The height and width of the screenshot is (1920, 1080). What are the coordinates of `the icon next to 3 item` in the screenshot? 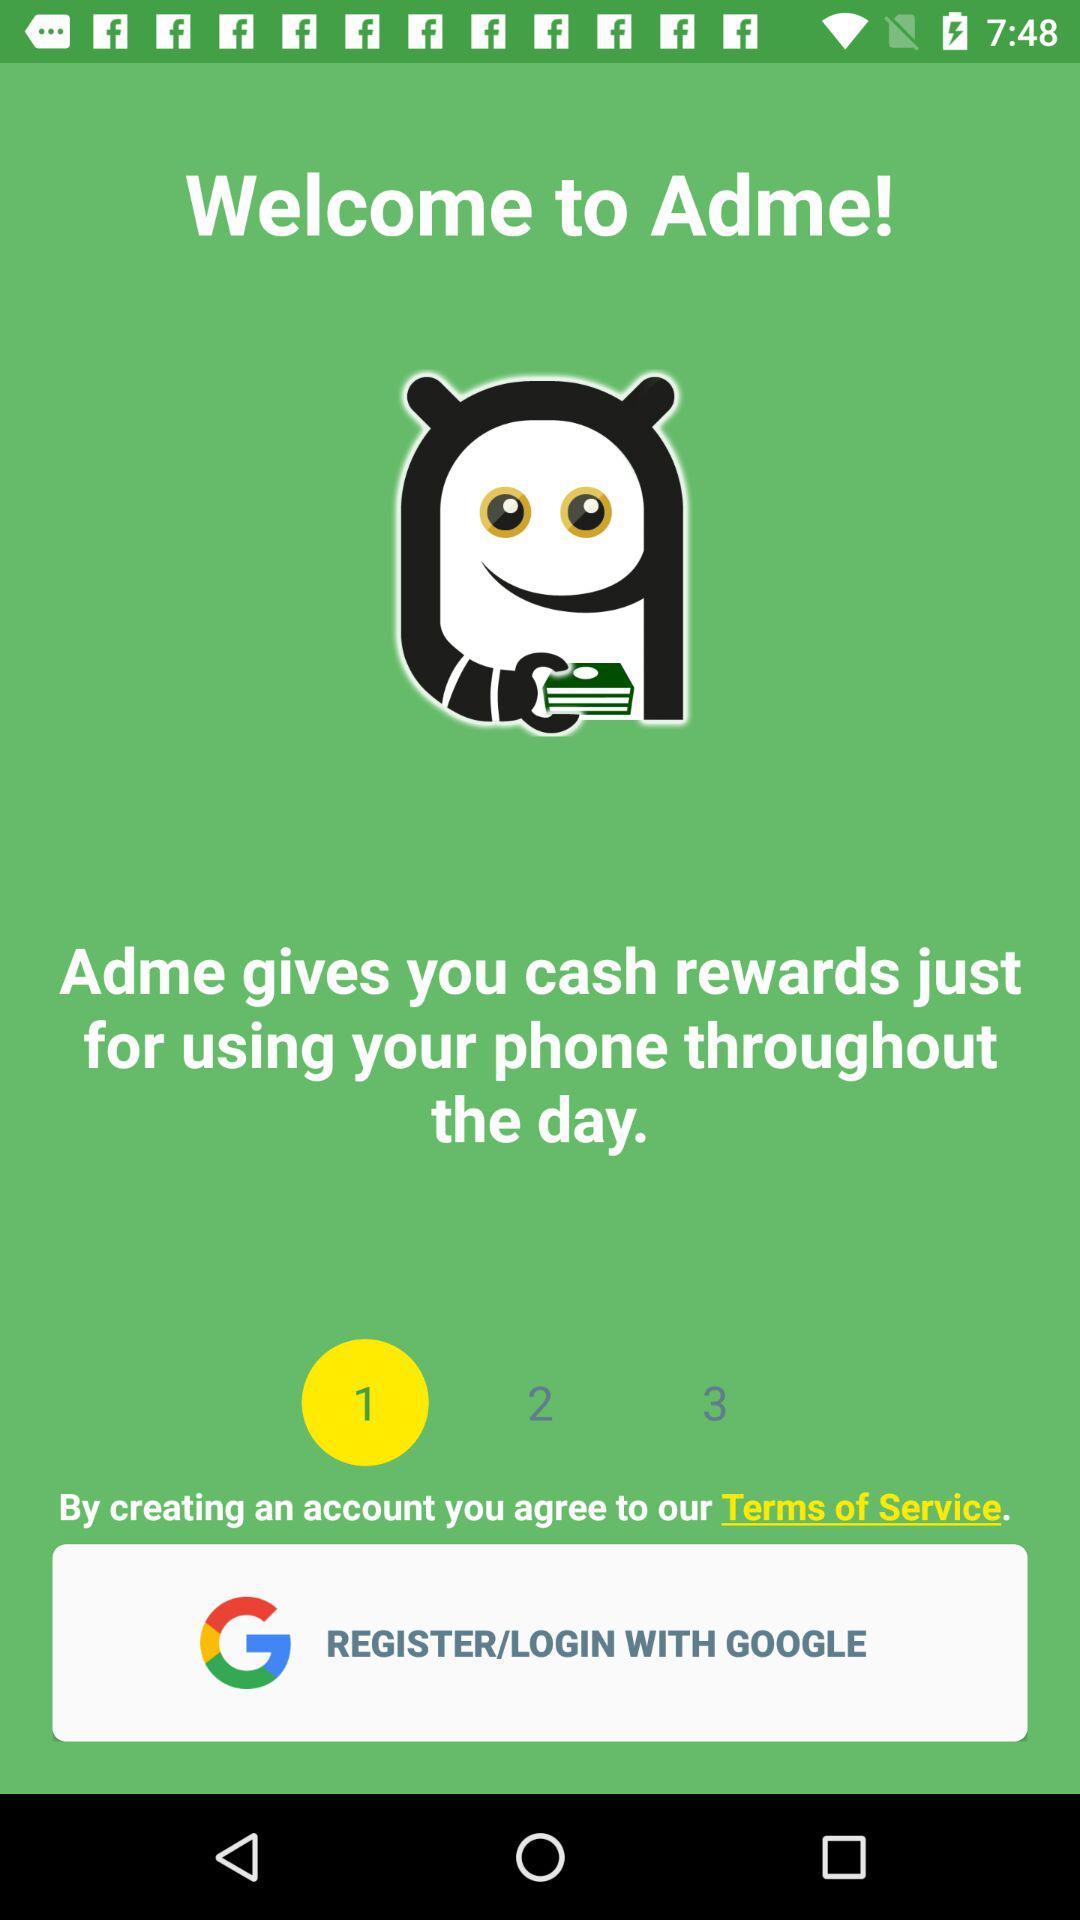 It's located at (540, 1401).